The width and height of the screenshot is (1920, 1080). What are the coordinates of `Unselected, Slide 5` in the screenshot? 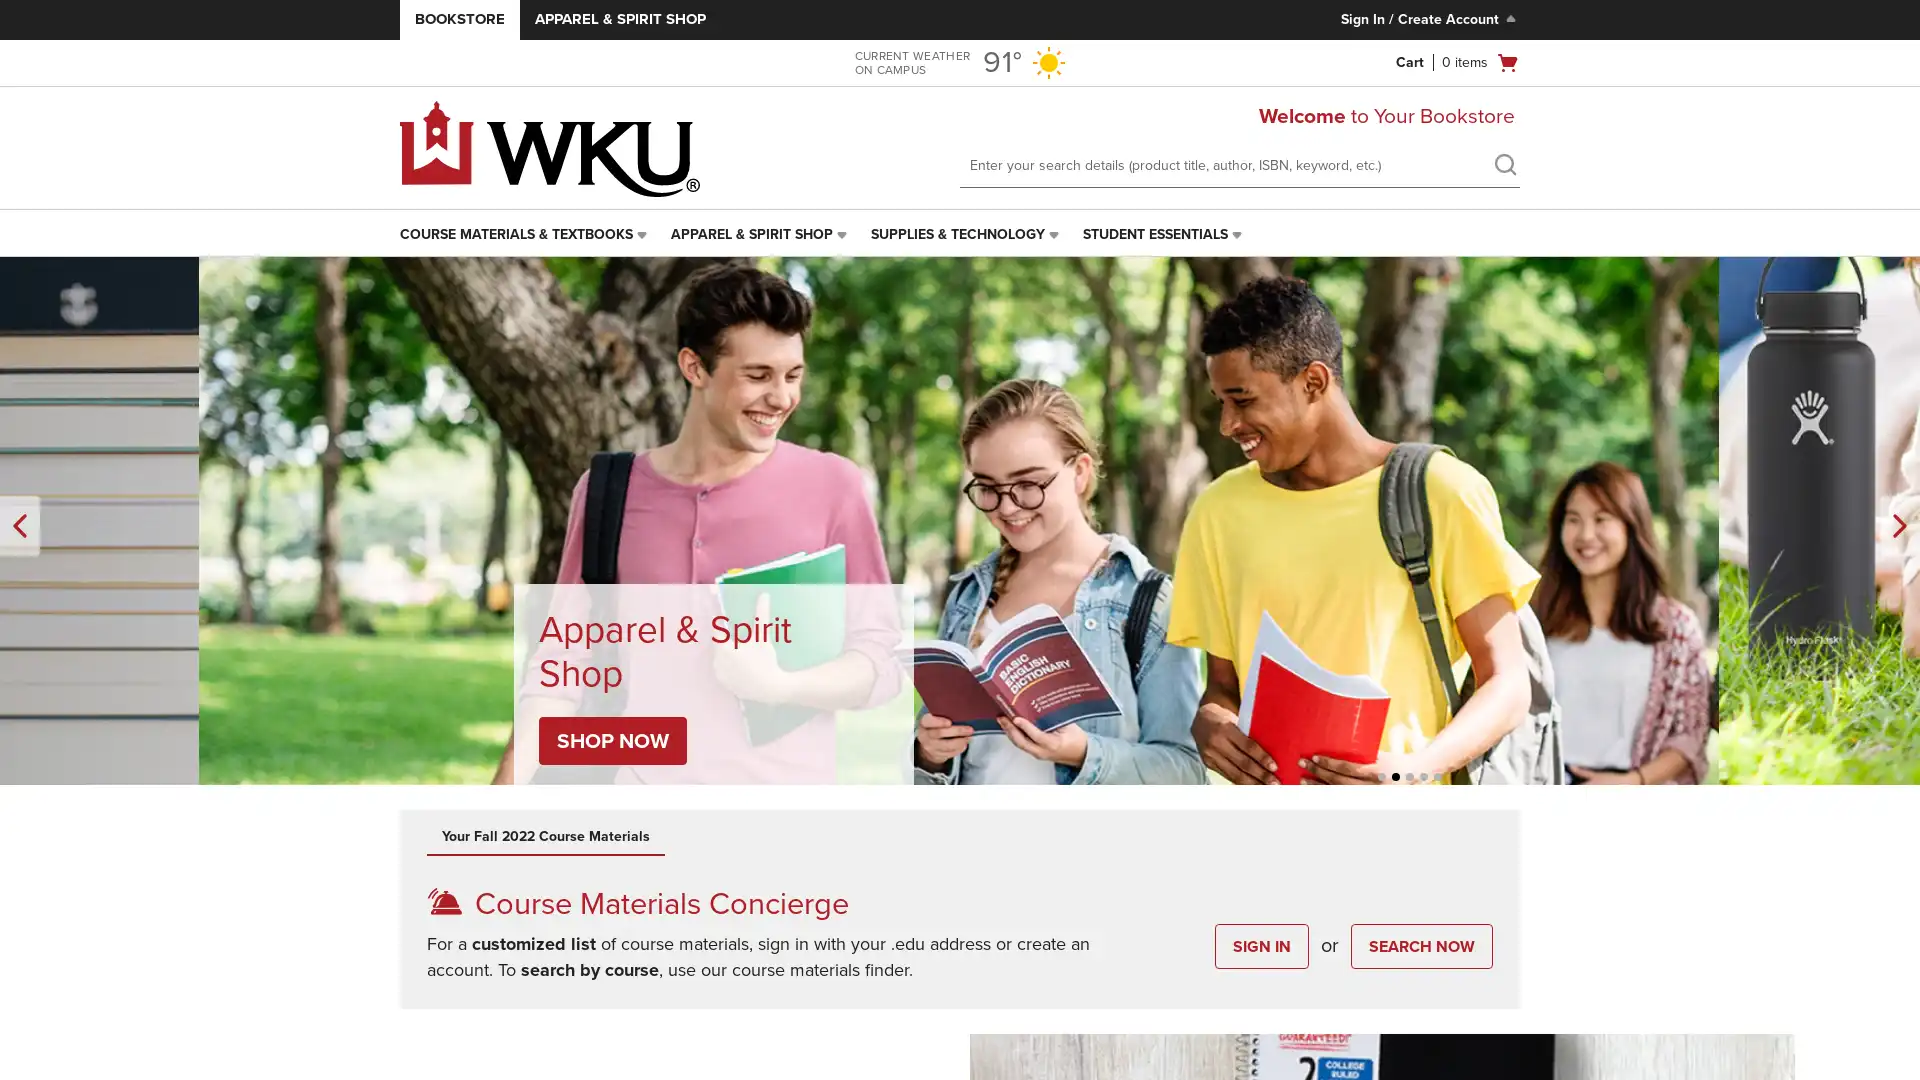 It's located at (1437, 775).